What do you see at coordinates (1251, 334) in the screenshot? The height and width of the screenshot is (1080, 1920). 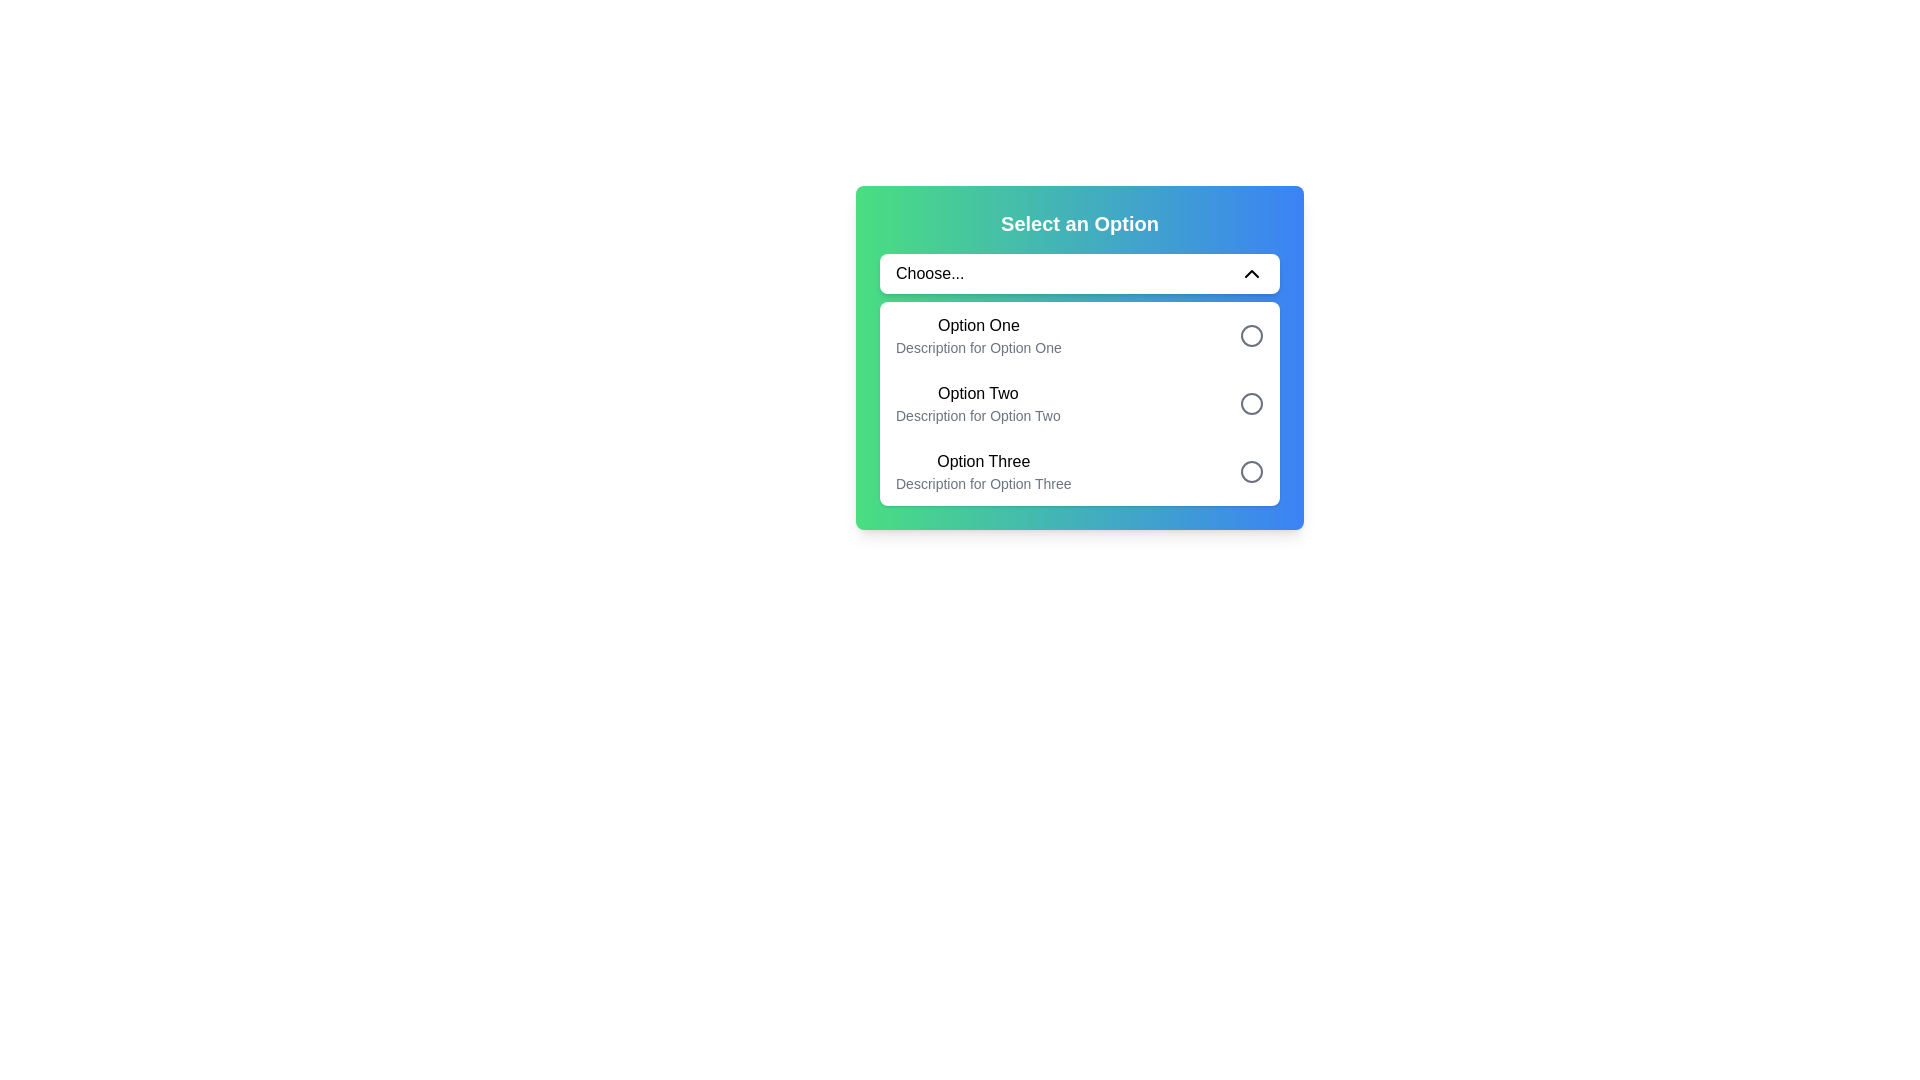 I see `the Radio Button Indicator for 'Option One'` at bounding box center [1251, 334].